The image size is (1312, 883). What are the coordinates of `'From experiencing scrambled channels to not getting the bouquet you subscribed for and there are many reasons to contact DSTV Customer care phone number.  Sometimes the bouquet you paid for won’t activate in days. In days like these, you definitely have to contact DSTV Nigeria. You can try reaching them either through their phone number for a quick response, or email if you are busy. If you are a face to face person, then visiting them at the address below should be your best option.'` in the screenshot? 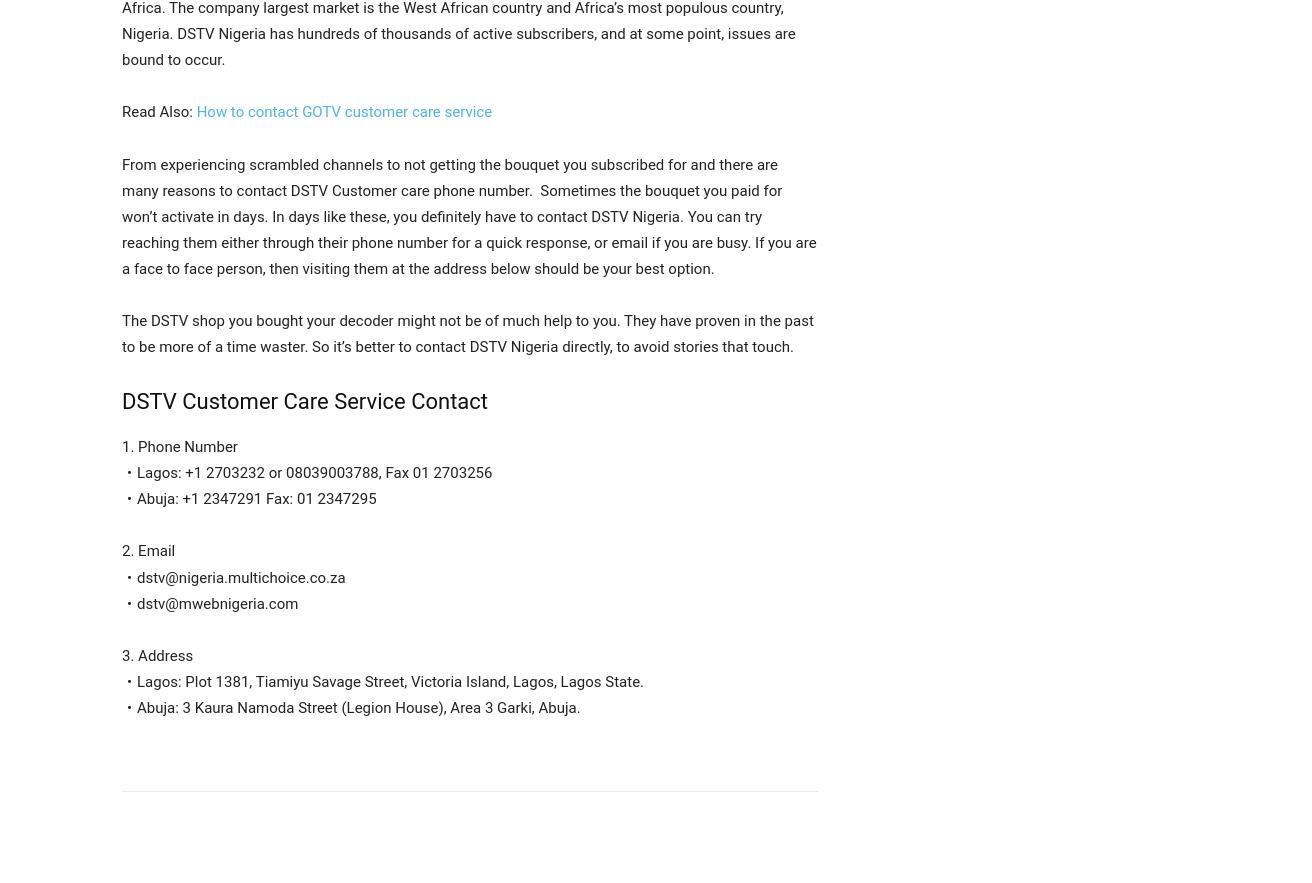 It's located at (469, 215).